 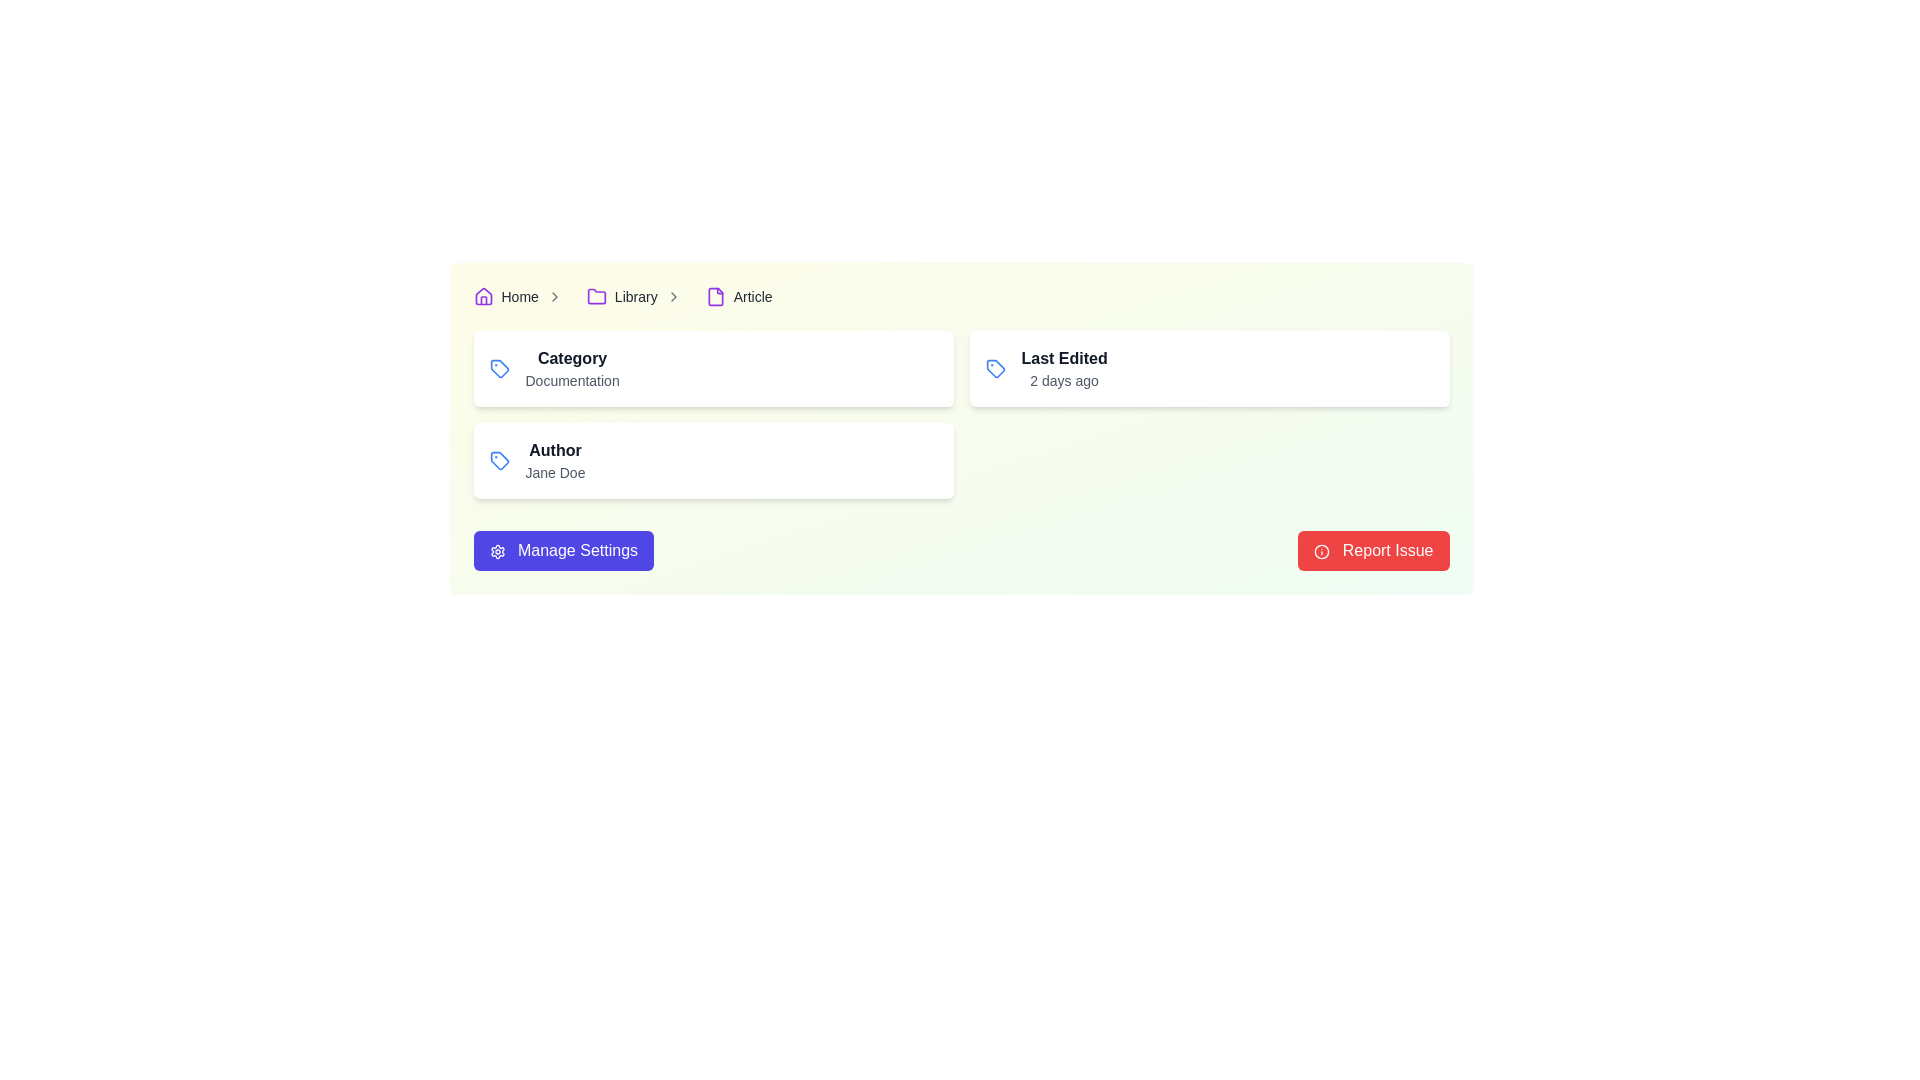 I want to click on the 'Article' clickable text link in the breadcrumb navigation, so click(x=752, y=297).